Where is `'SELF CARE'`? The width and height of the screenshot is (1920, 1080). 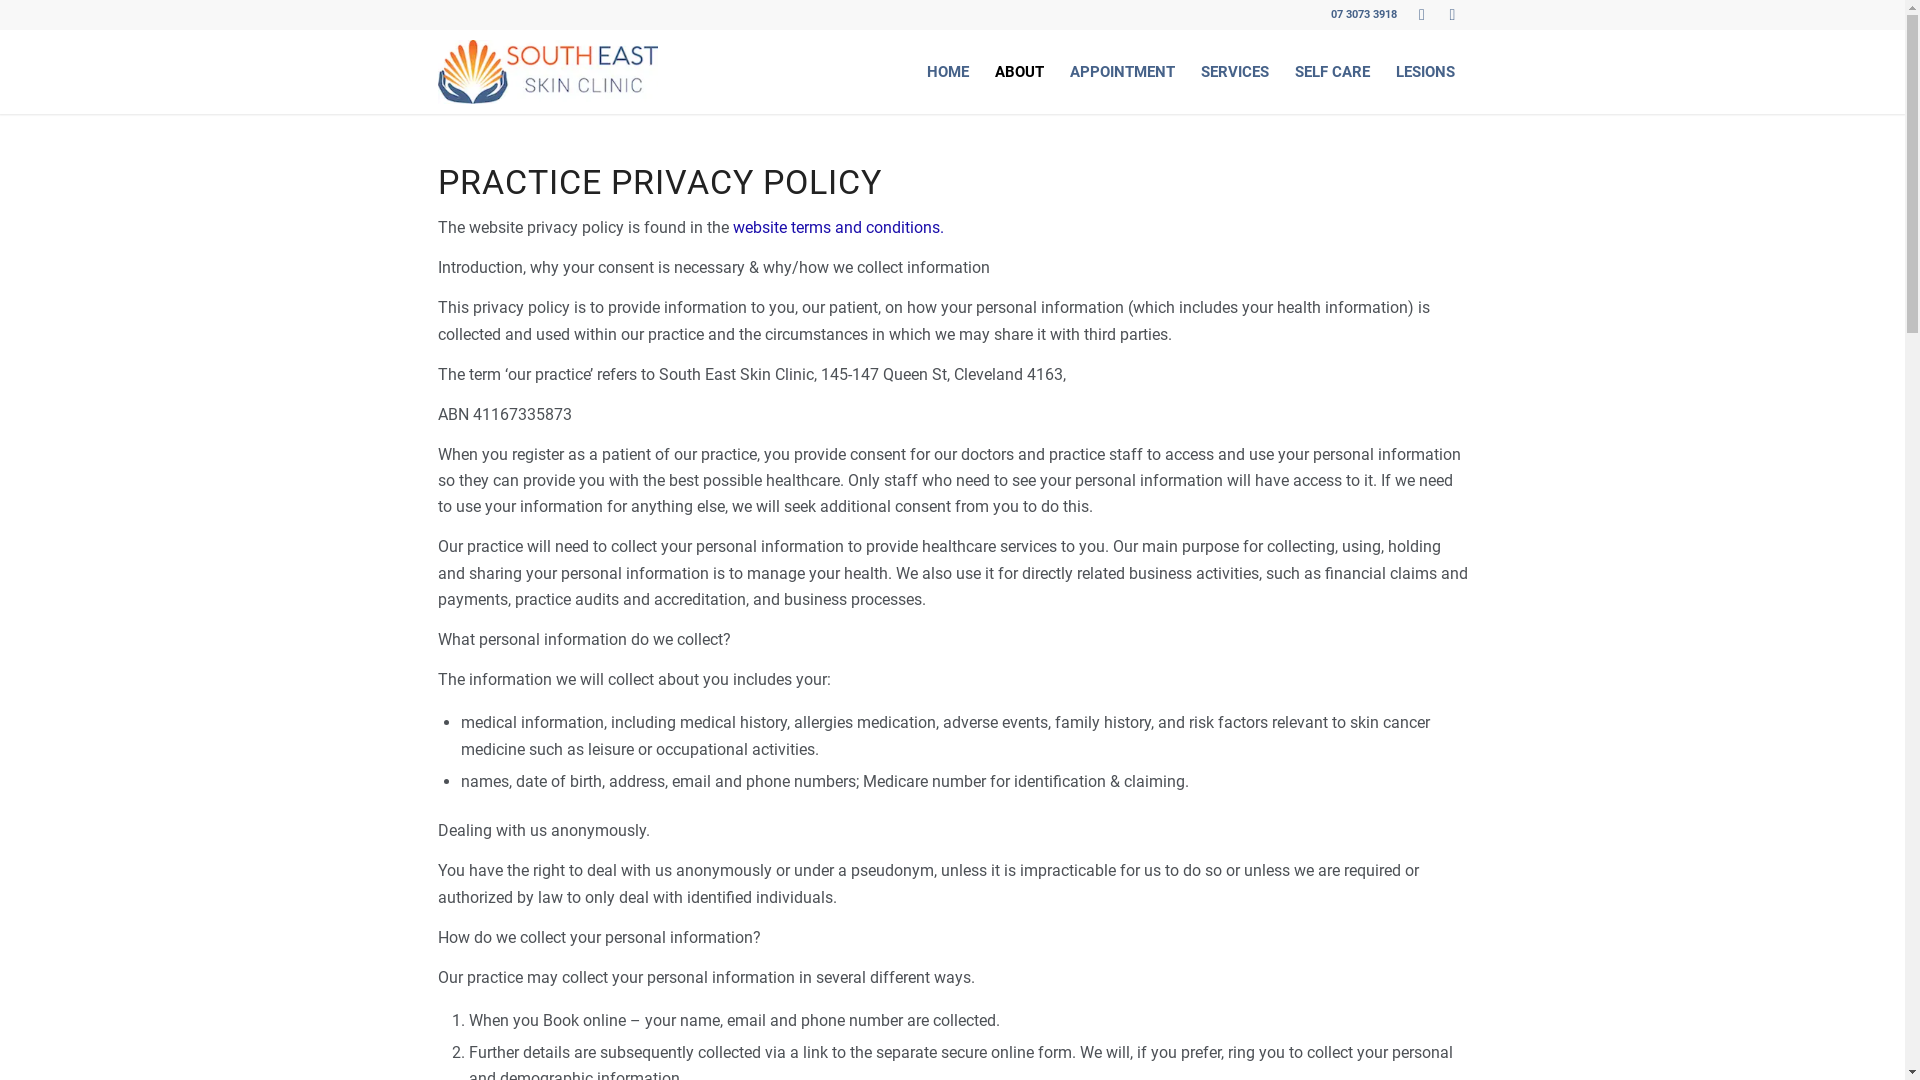
'SELF CARE' is located at coordinates (1332, 71).